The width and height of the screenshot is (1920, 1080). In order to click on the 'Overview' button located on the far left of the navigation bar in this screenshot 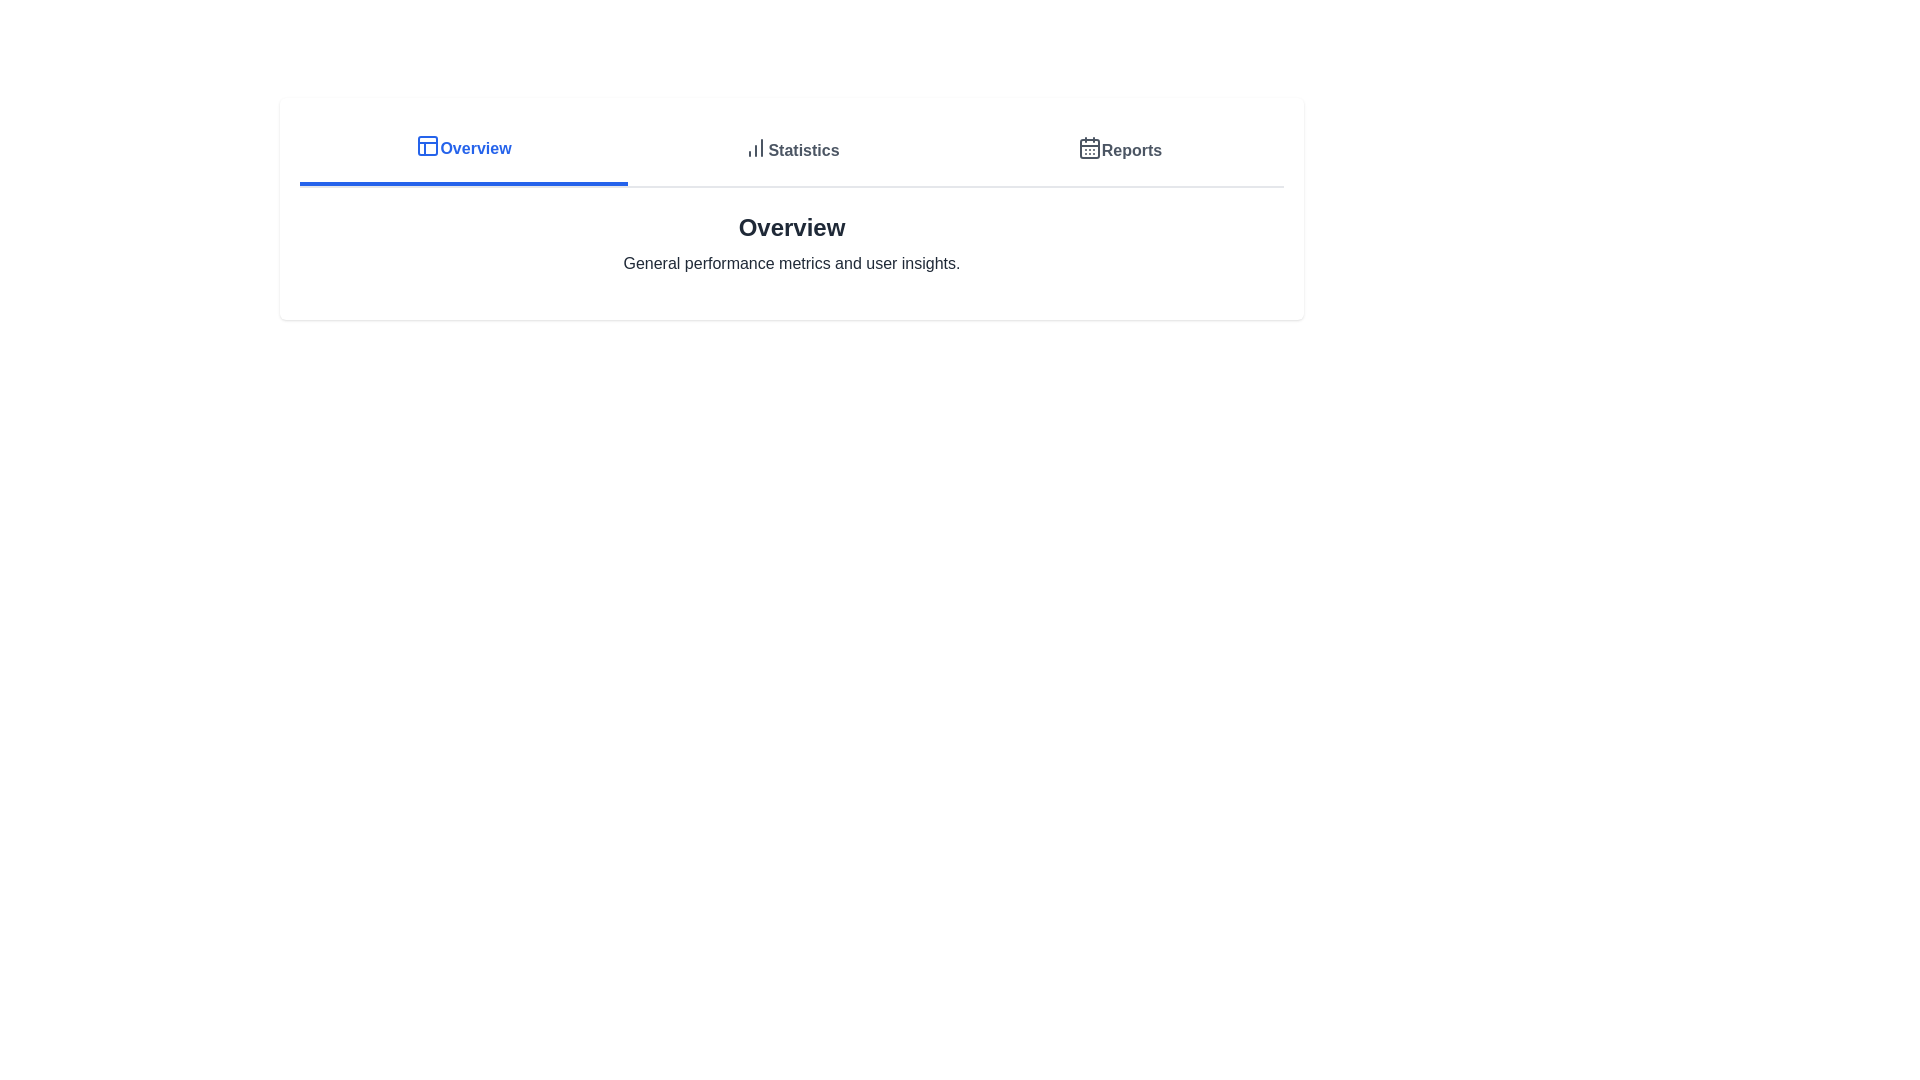, I will do `click(463, 150)`.